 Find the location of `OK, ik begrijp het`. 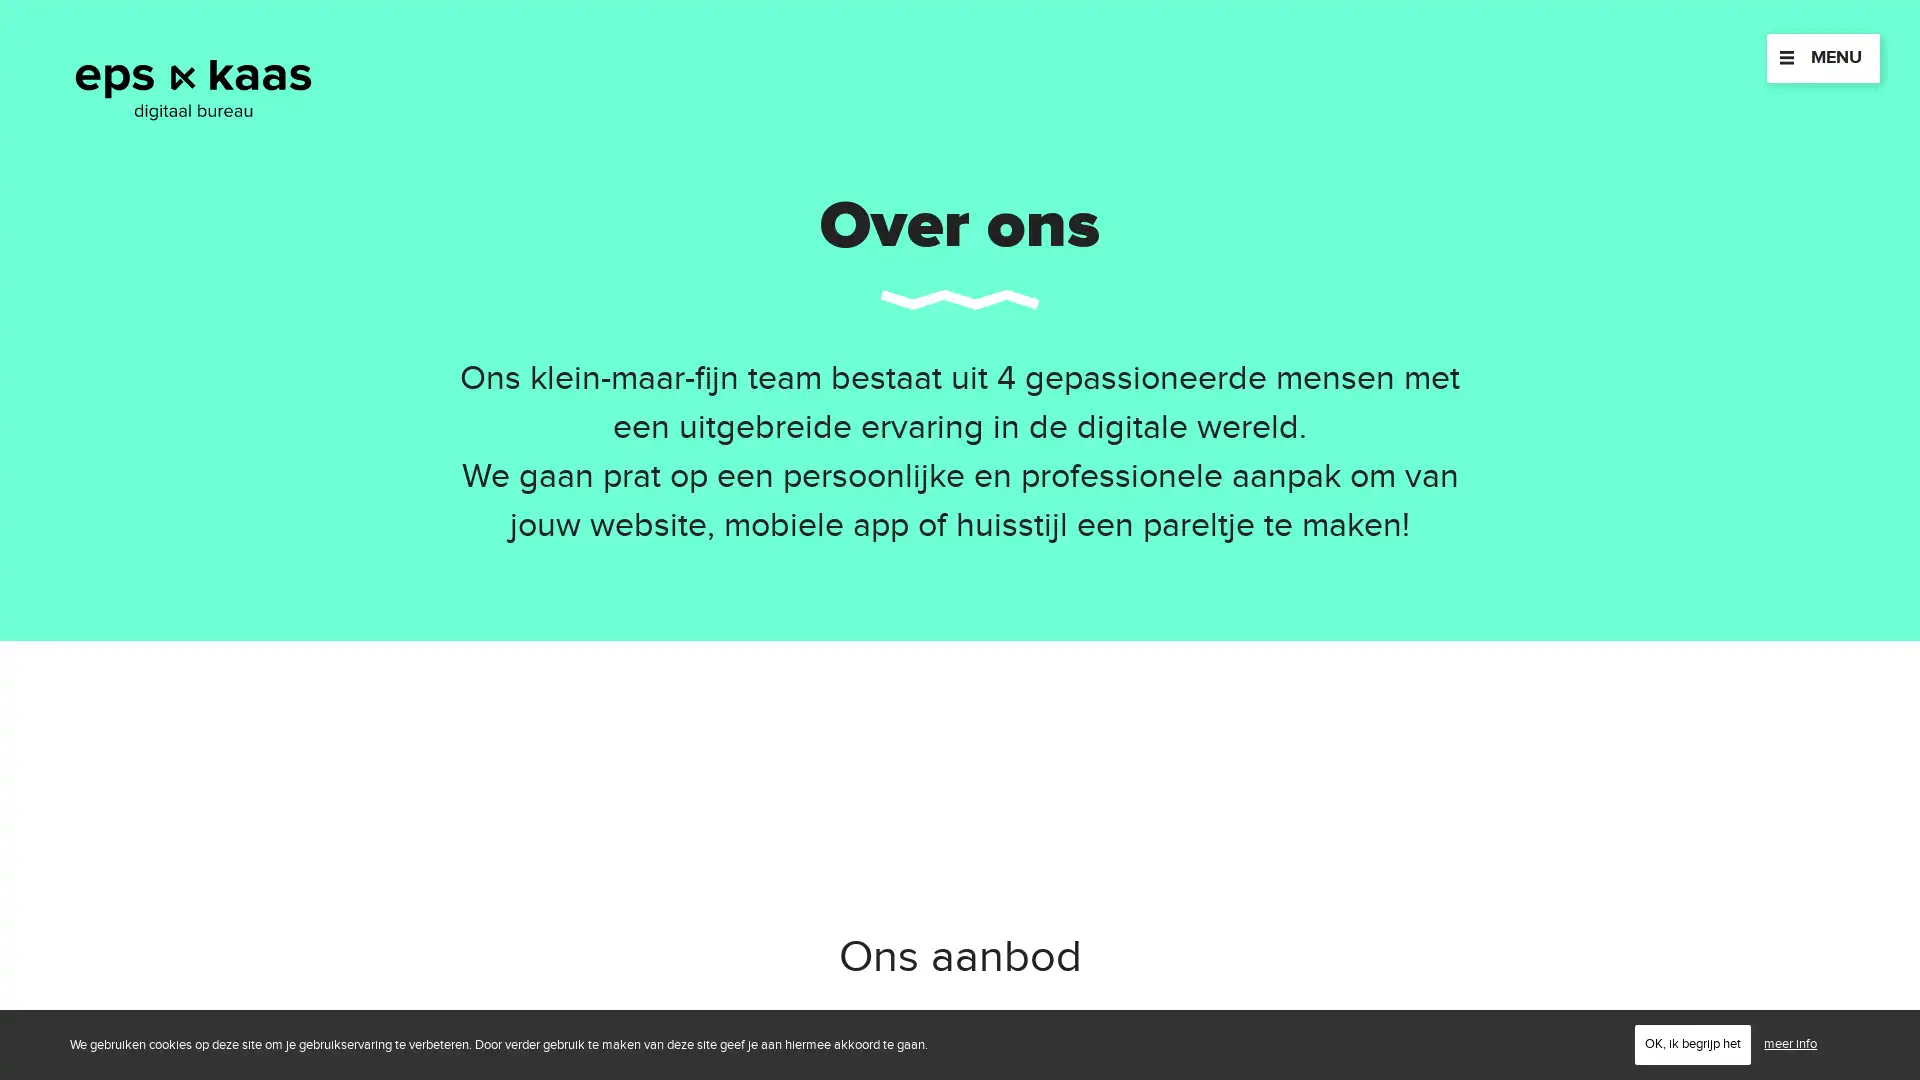

OK, ik begrijp het is located at coordinates (1692, 1043).